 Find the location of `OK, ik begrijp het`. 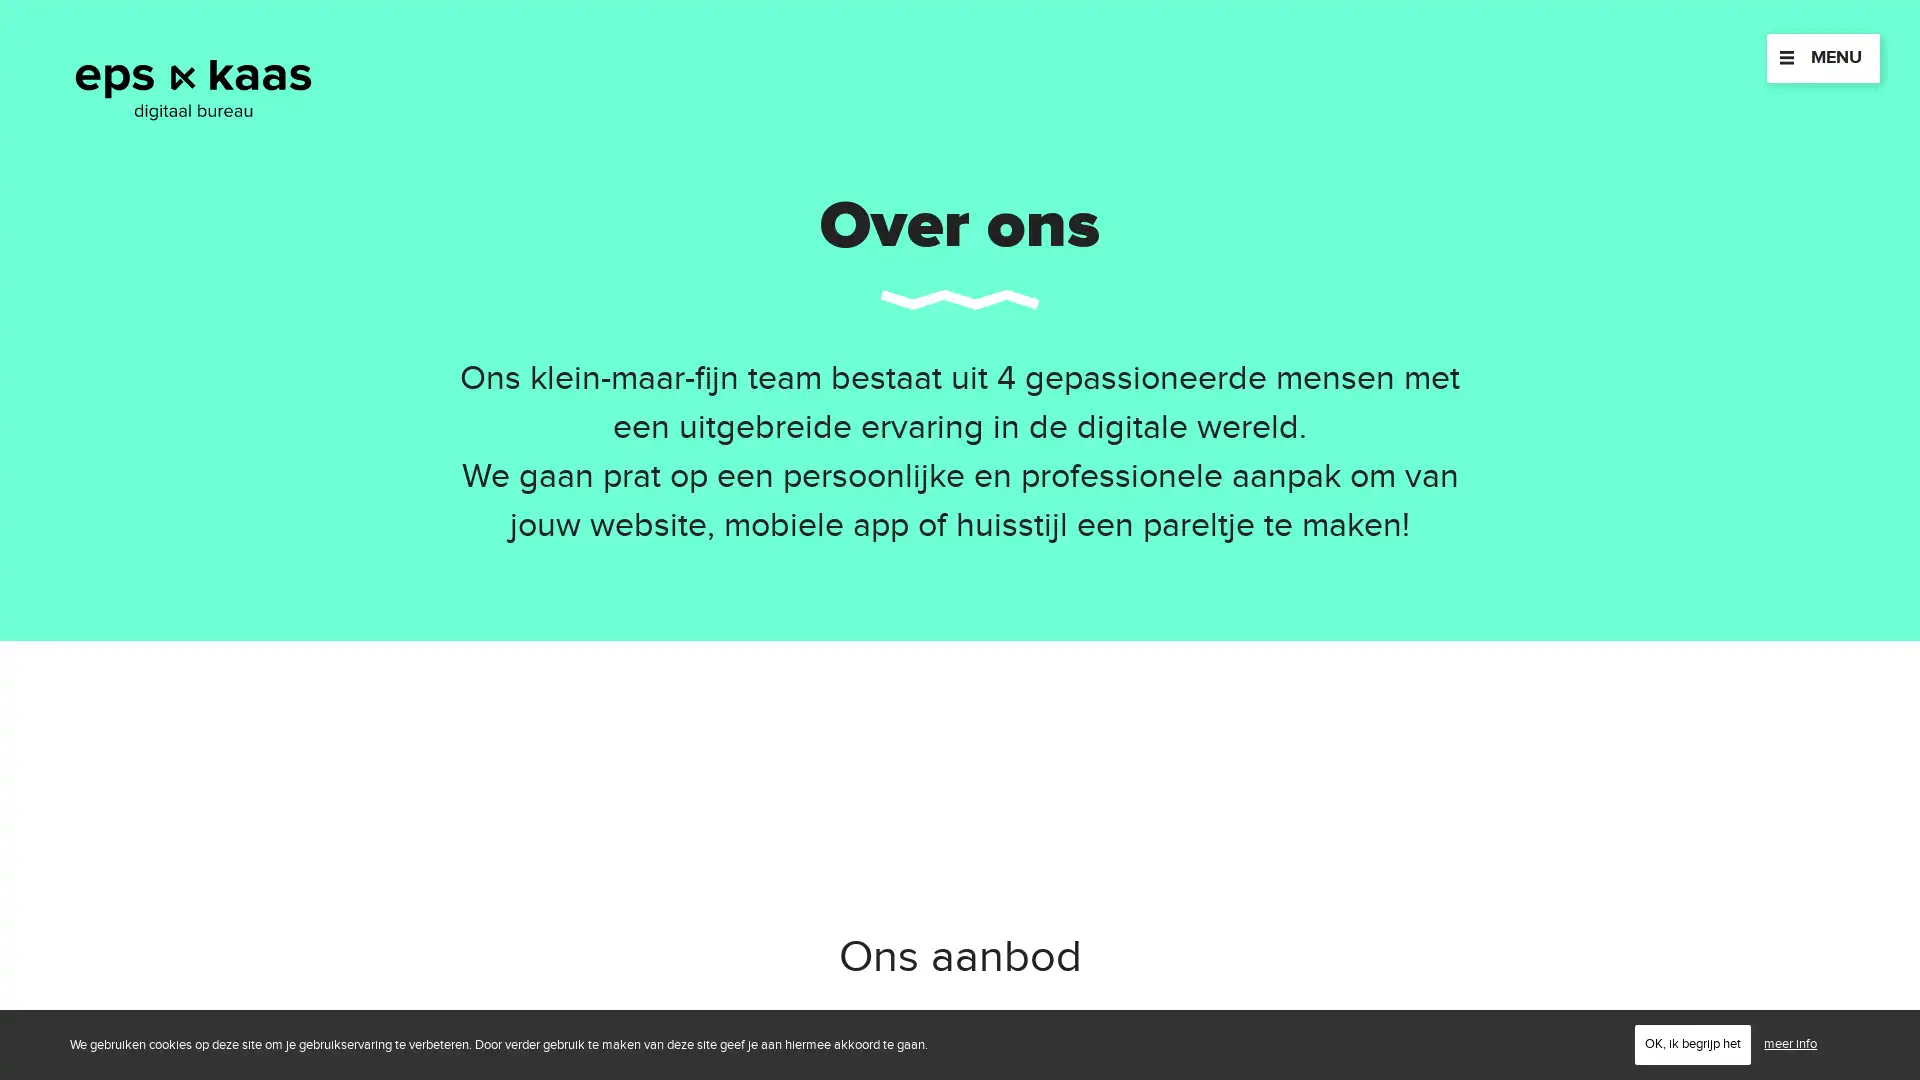

OK, ik begrijp het is located at coordinates (1692, 1043).